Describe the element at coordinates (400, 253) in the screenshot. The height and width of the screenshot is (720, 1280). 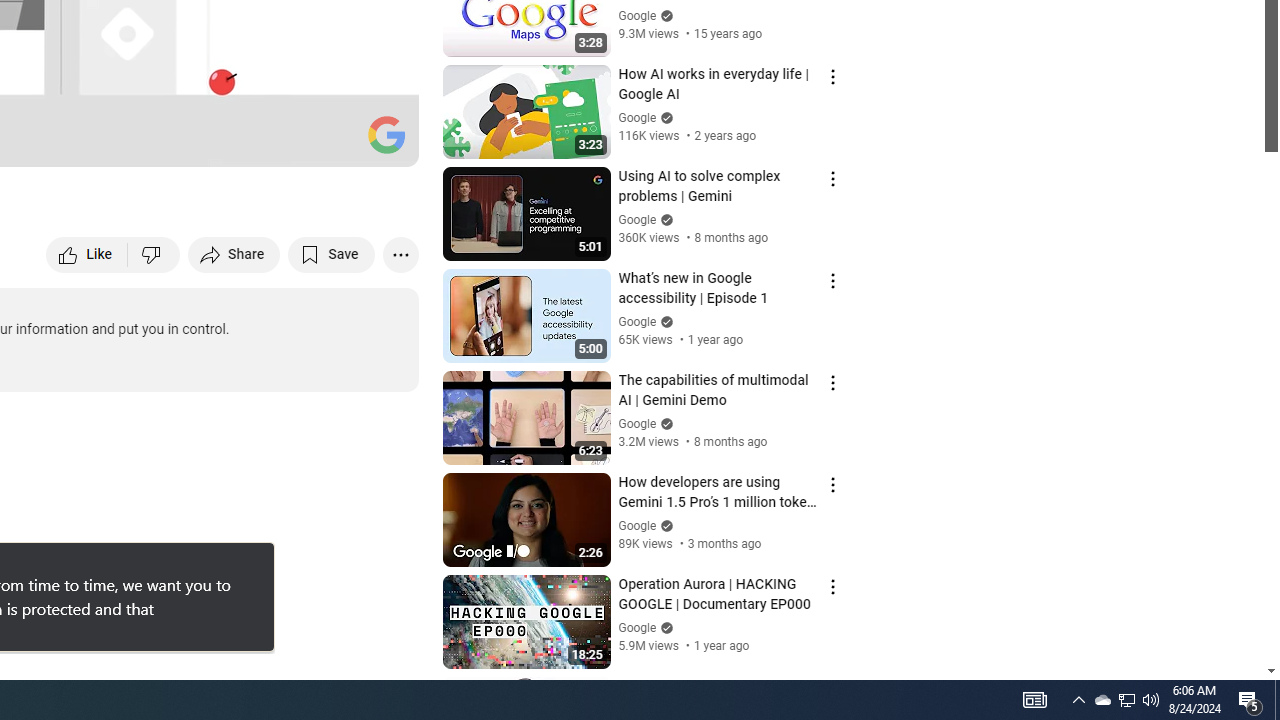
I see `'More actions'` at that location.